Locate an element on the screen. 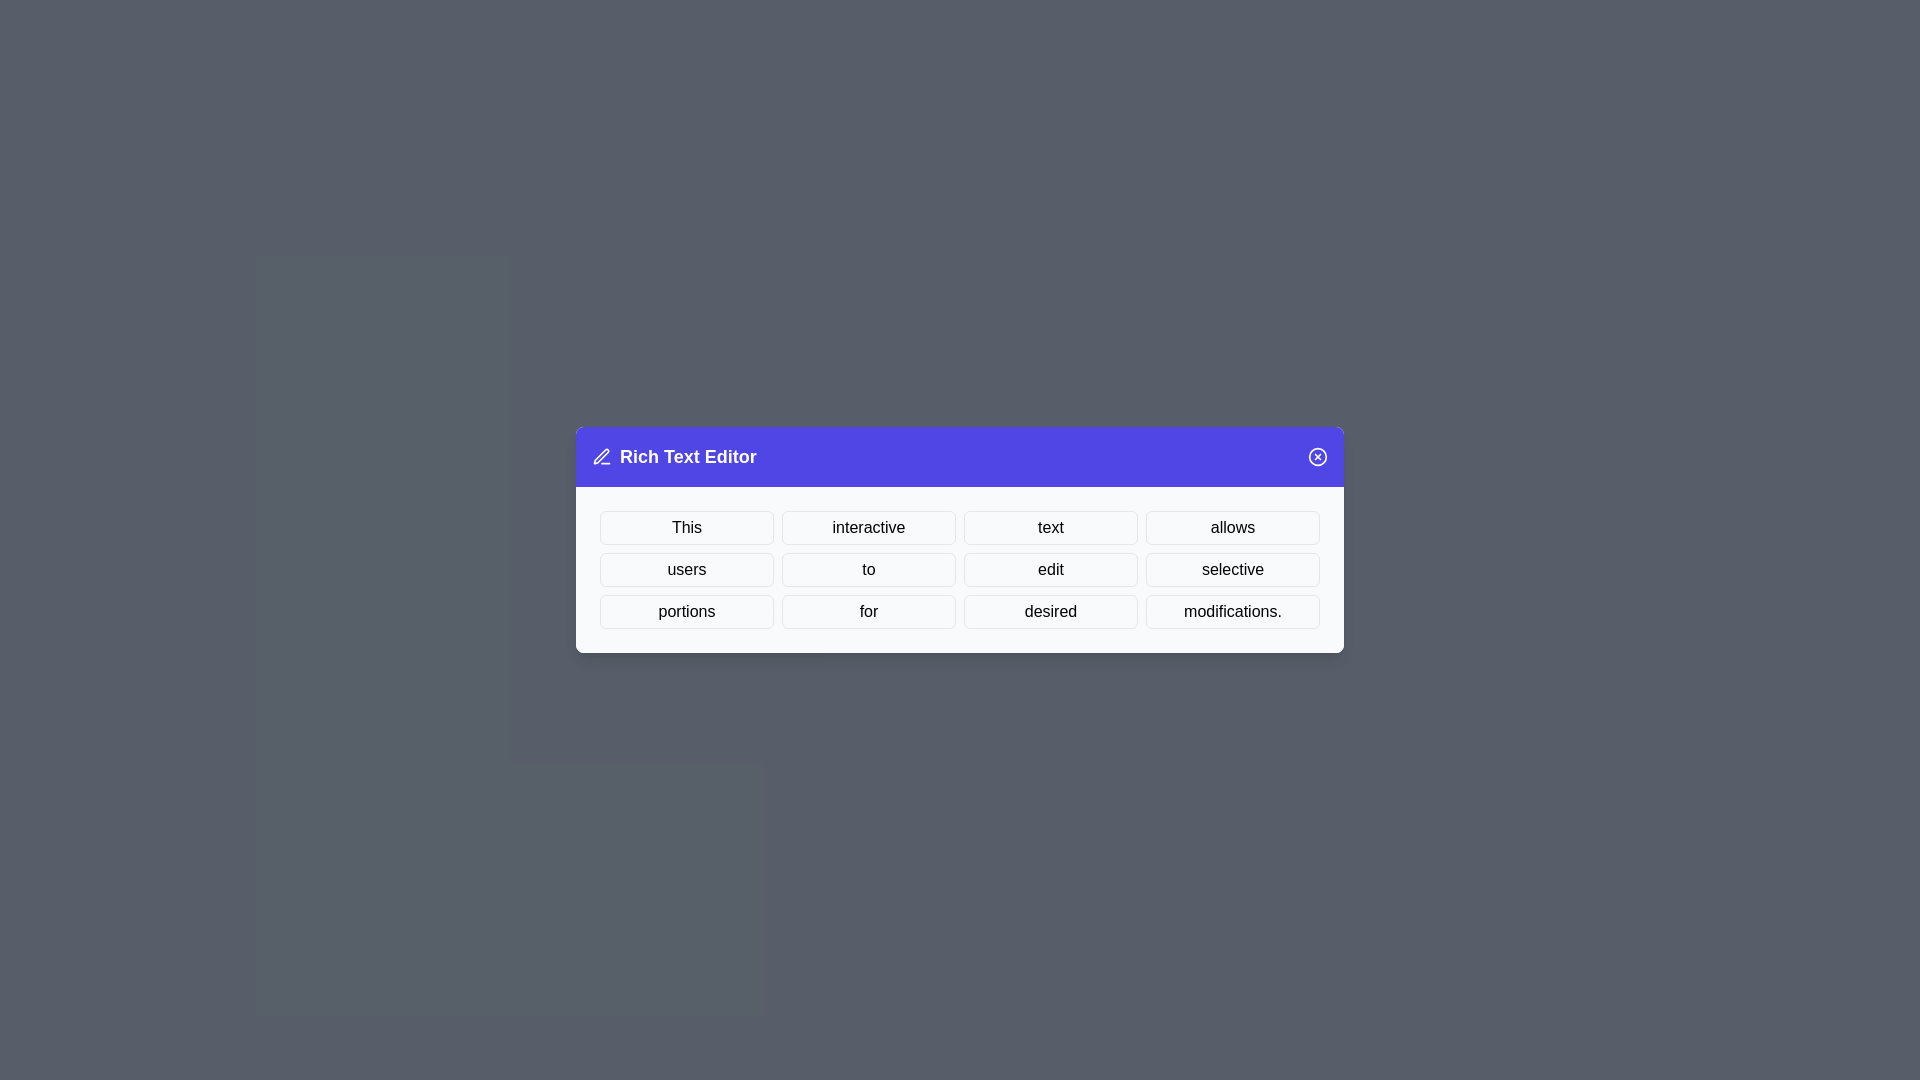  the word This to select it is located at coordinates (686, 527).